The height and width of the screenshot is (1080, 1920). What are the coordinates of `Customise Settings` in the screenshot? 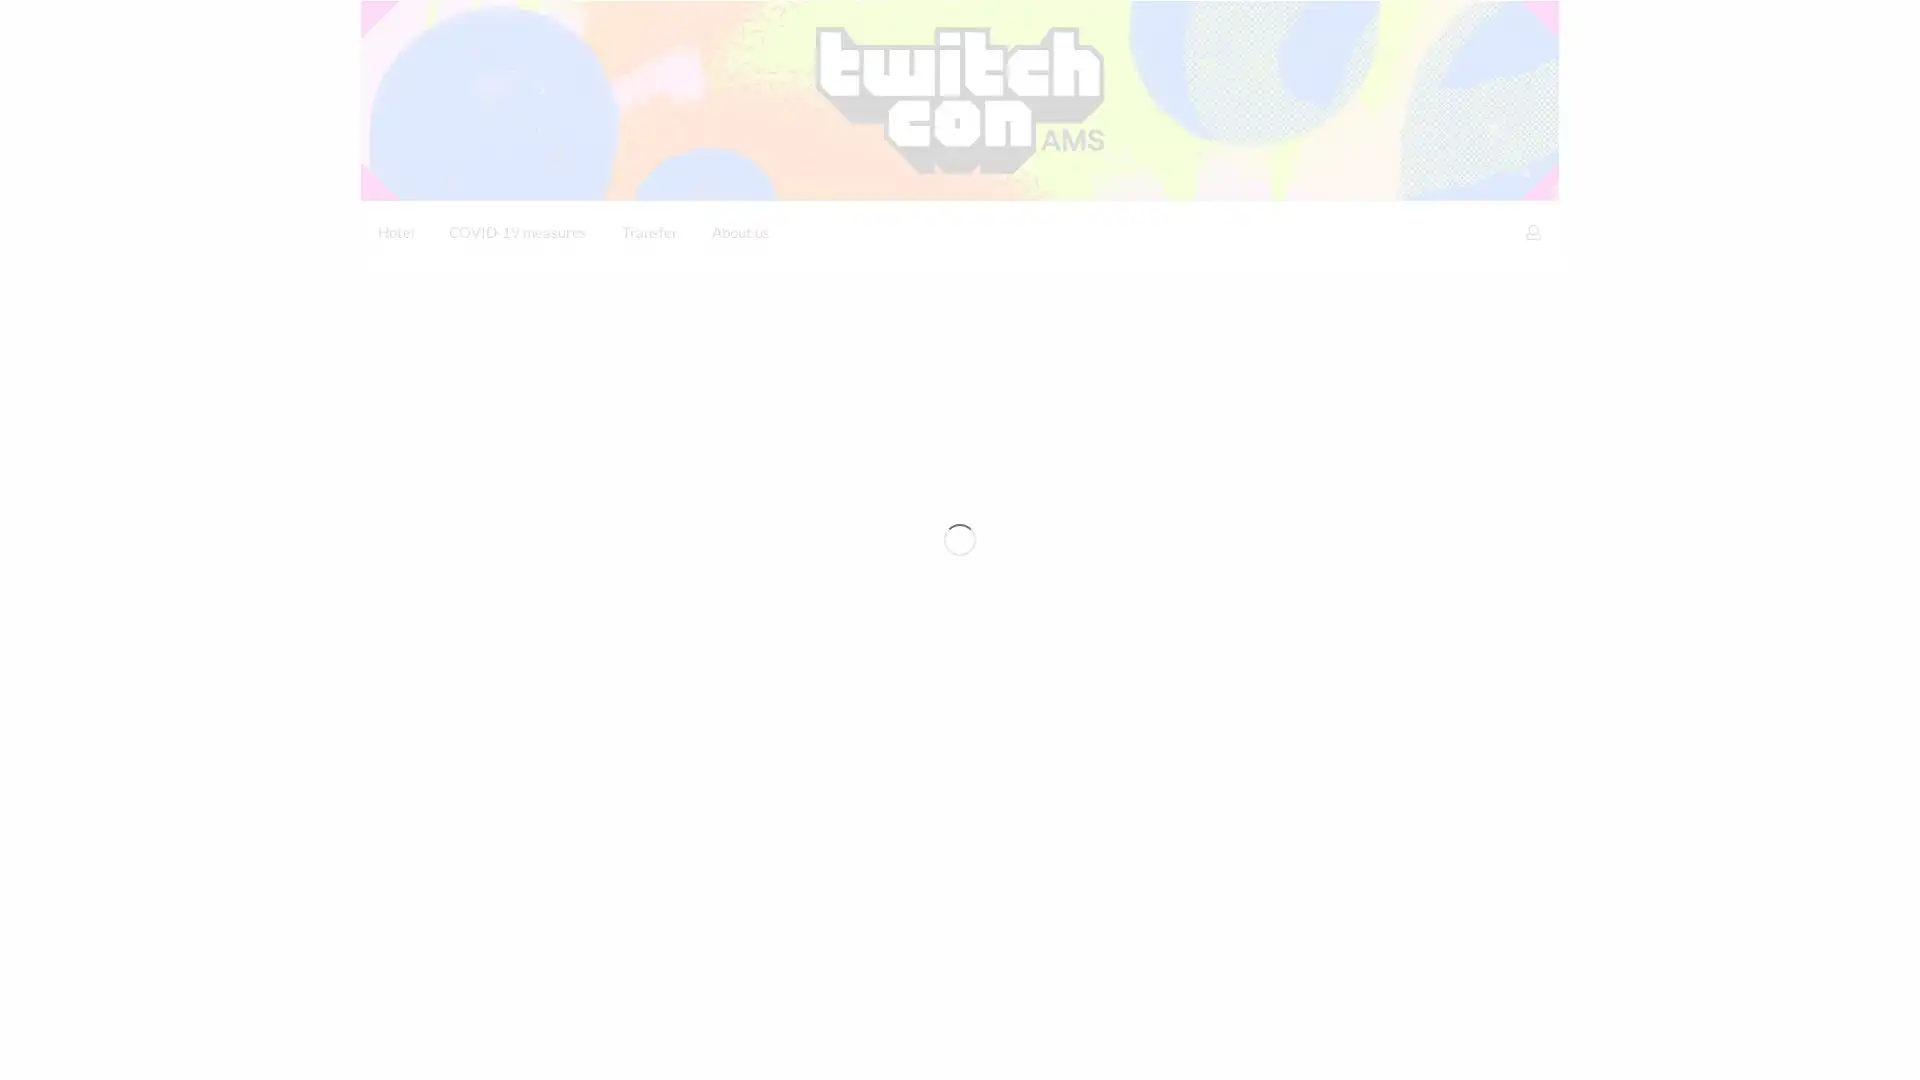 It's located at (1229, 1047).